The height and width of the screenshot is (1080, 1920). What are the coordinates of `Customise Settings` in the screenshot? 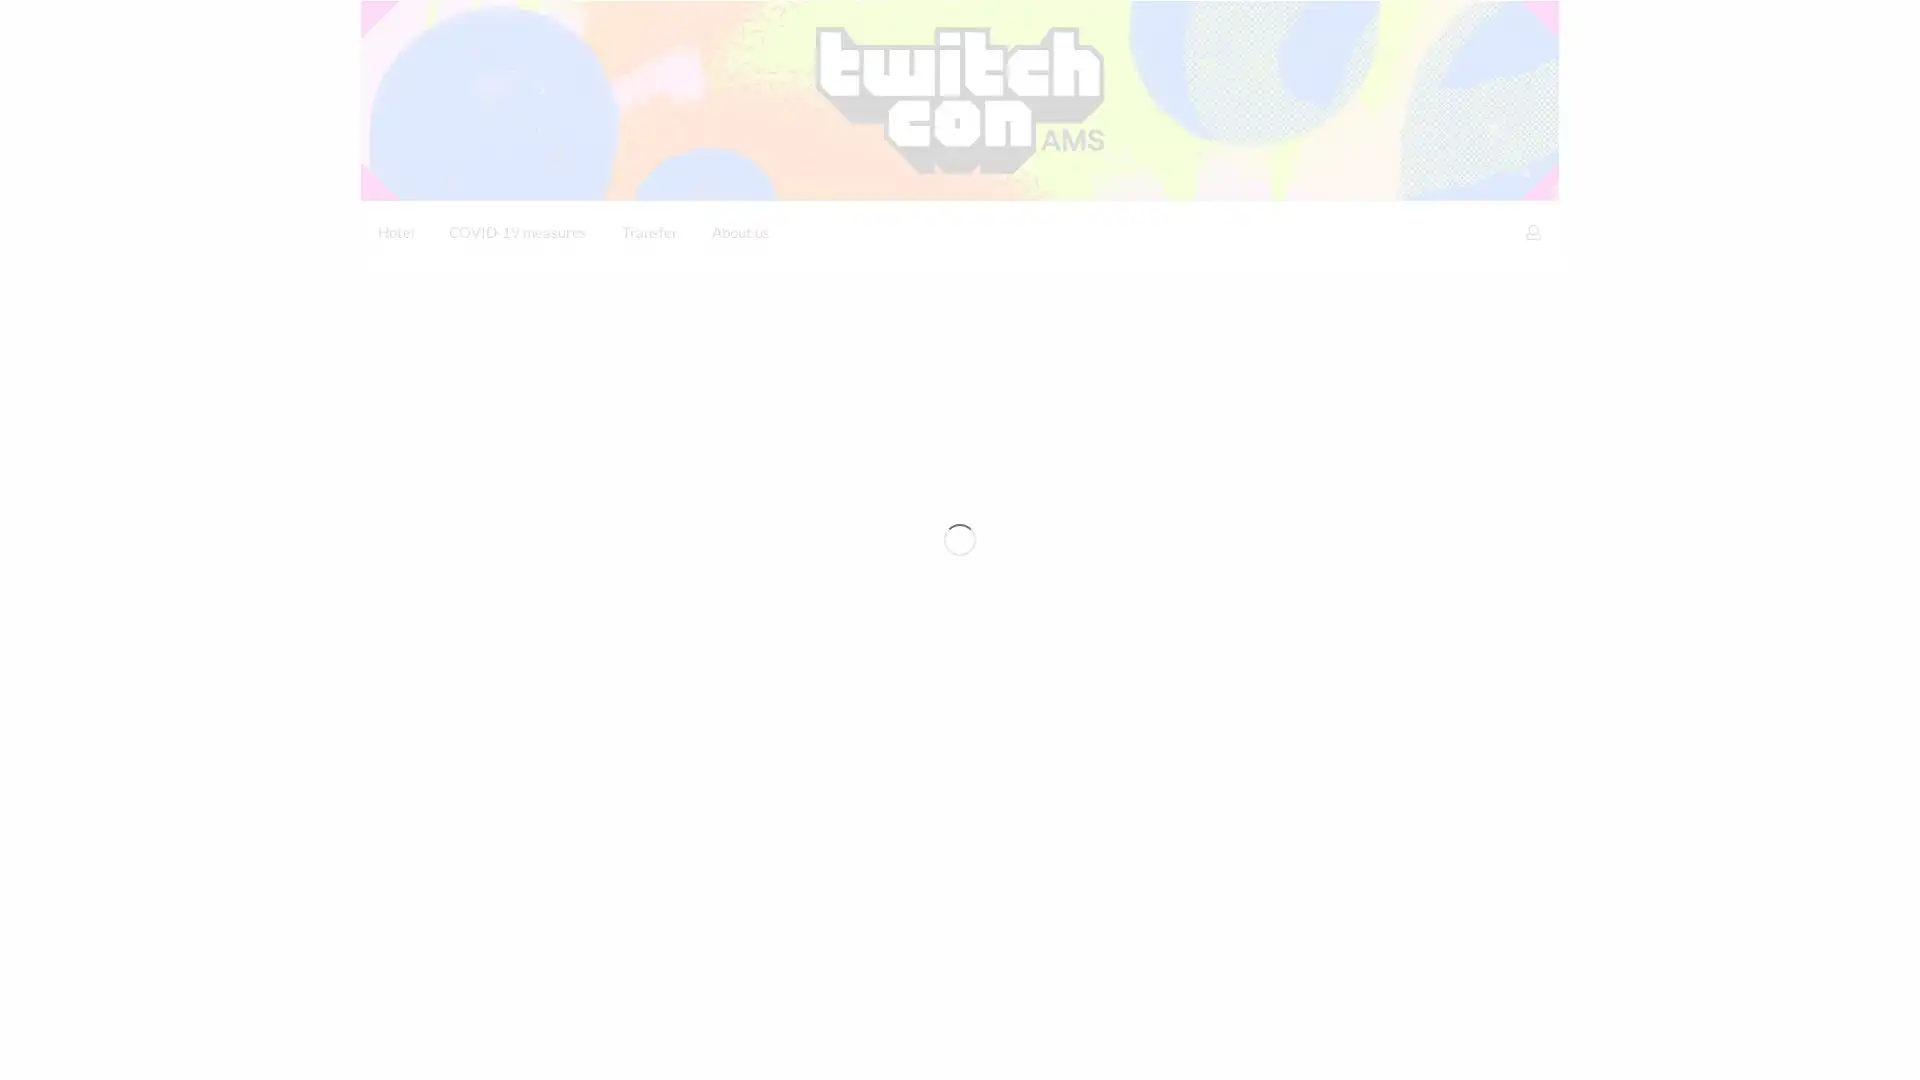 It's located at (1229, 1047).